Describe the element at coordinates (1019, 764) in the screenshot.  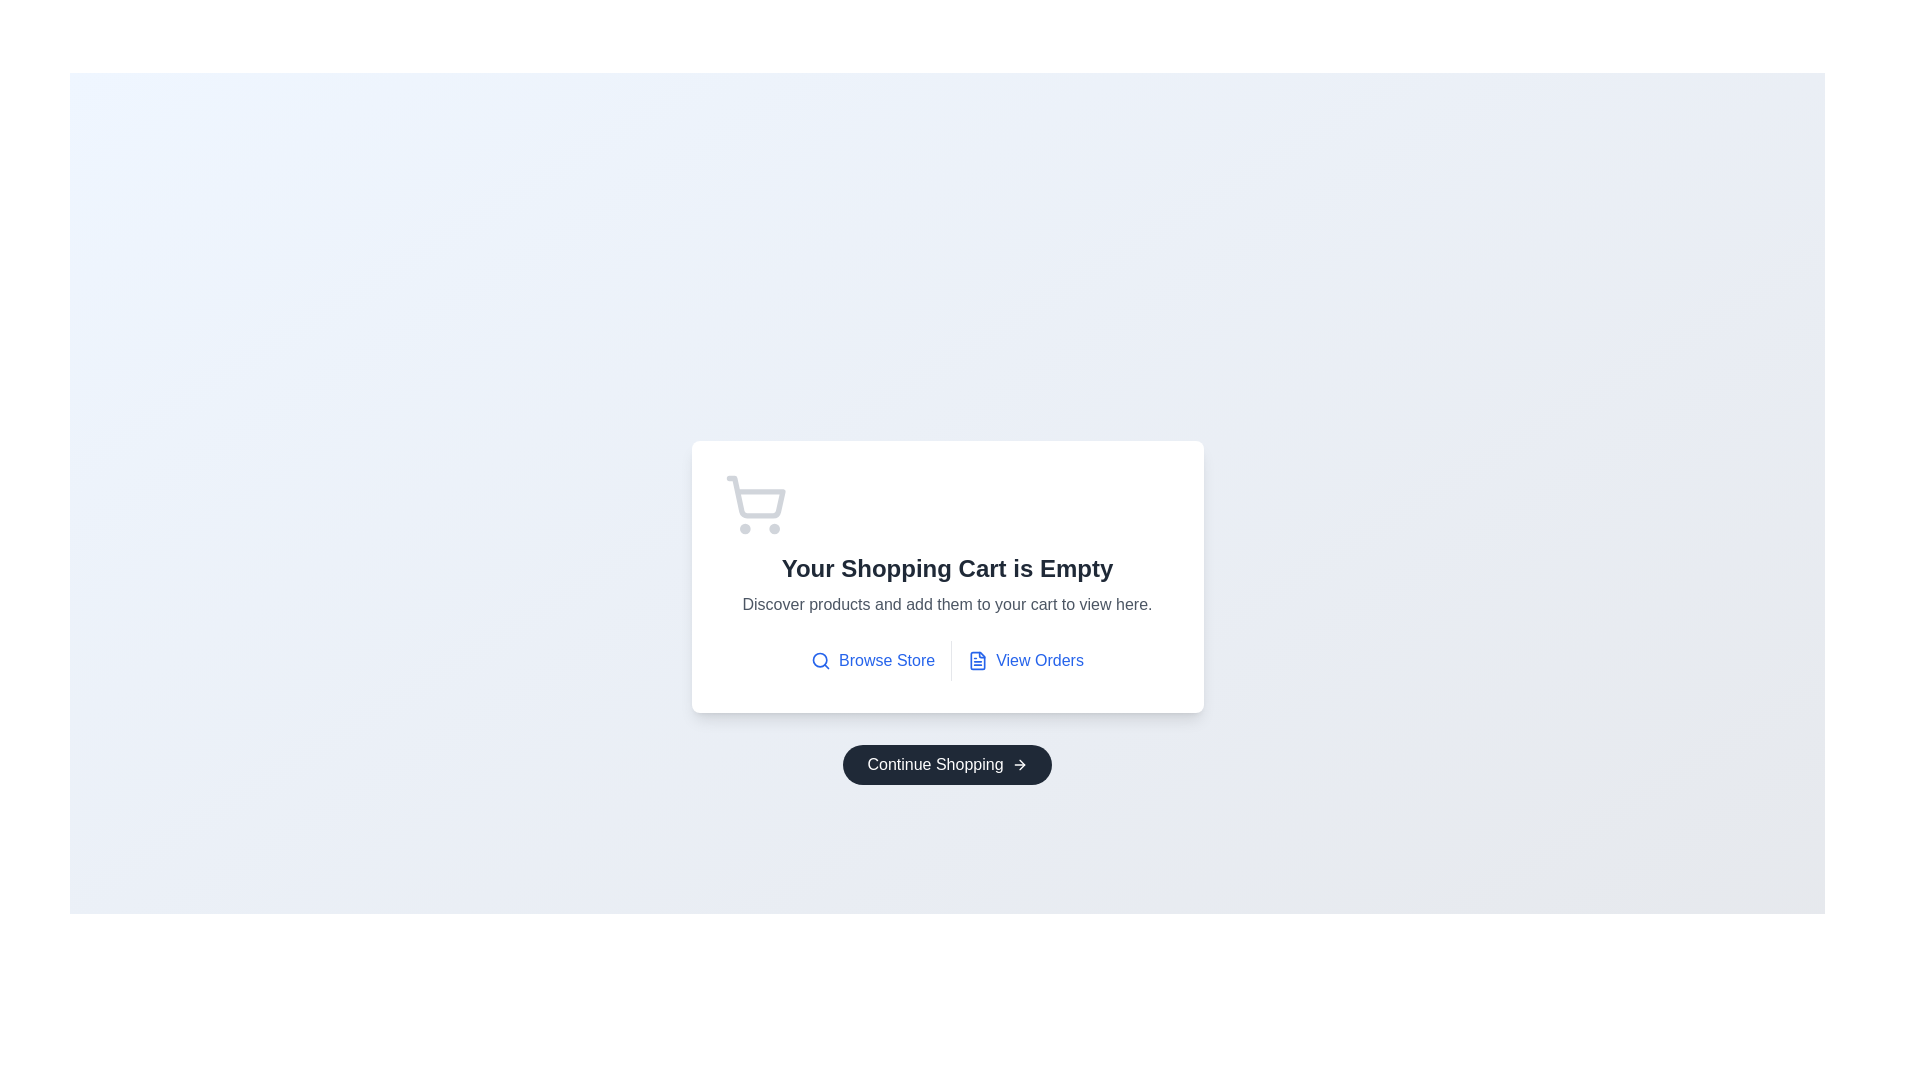
I see `the right arrow icon located at the rightmost side of the 'Continue Shopping' button, which is below the empty shopping cart card` at that location.